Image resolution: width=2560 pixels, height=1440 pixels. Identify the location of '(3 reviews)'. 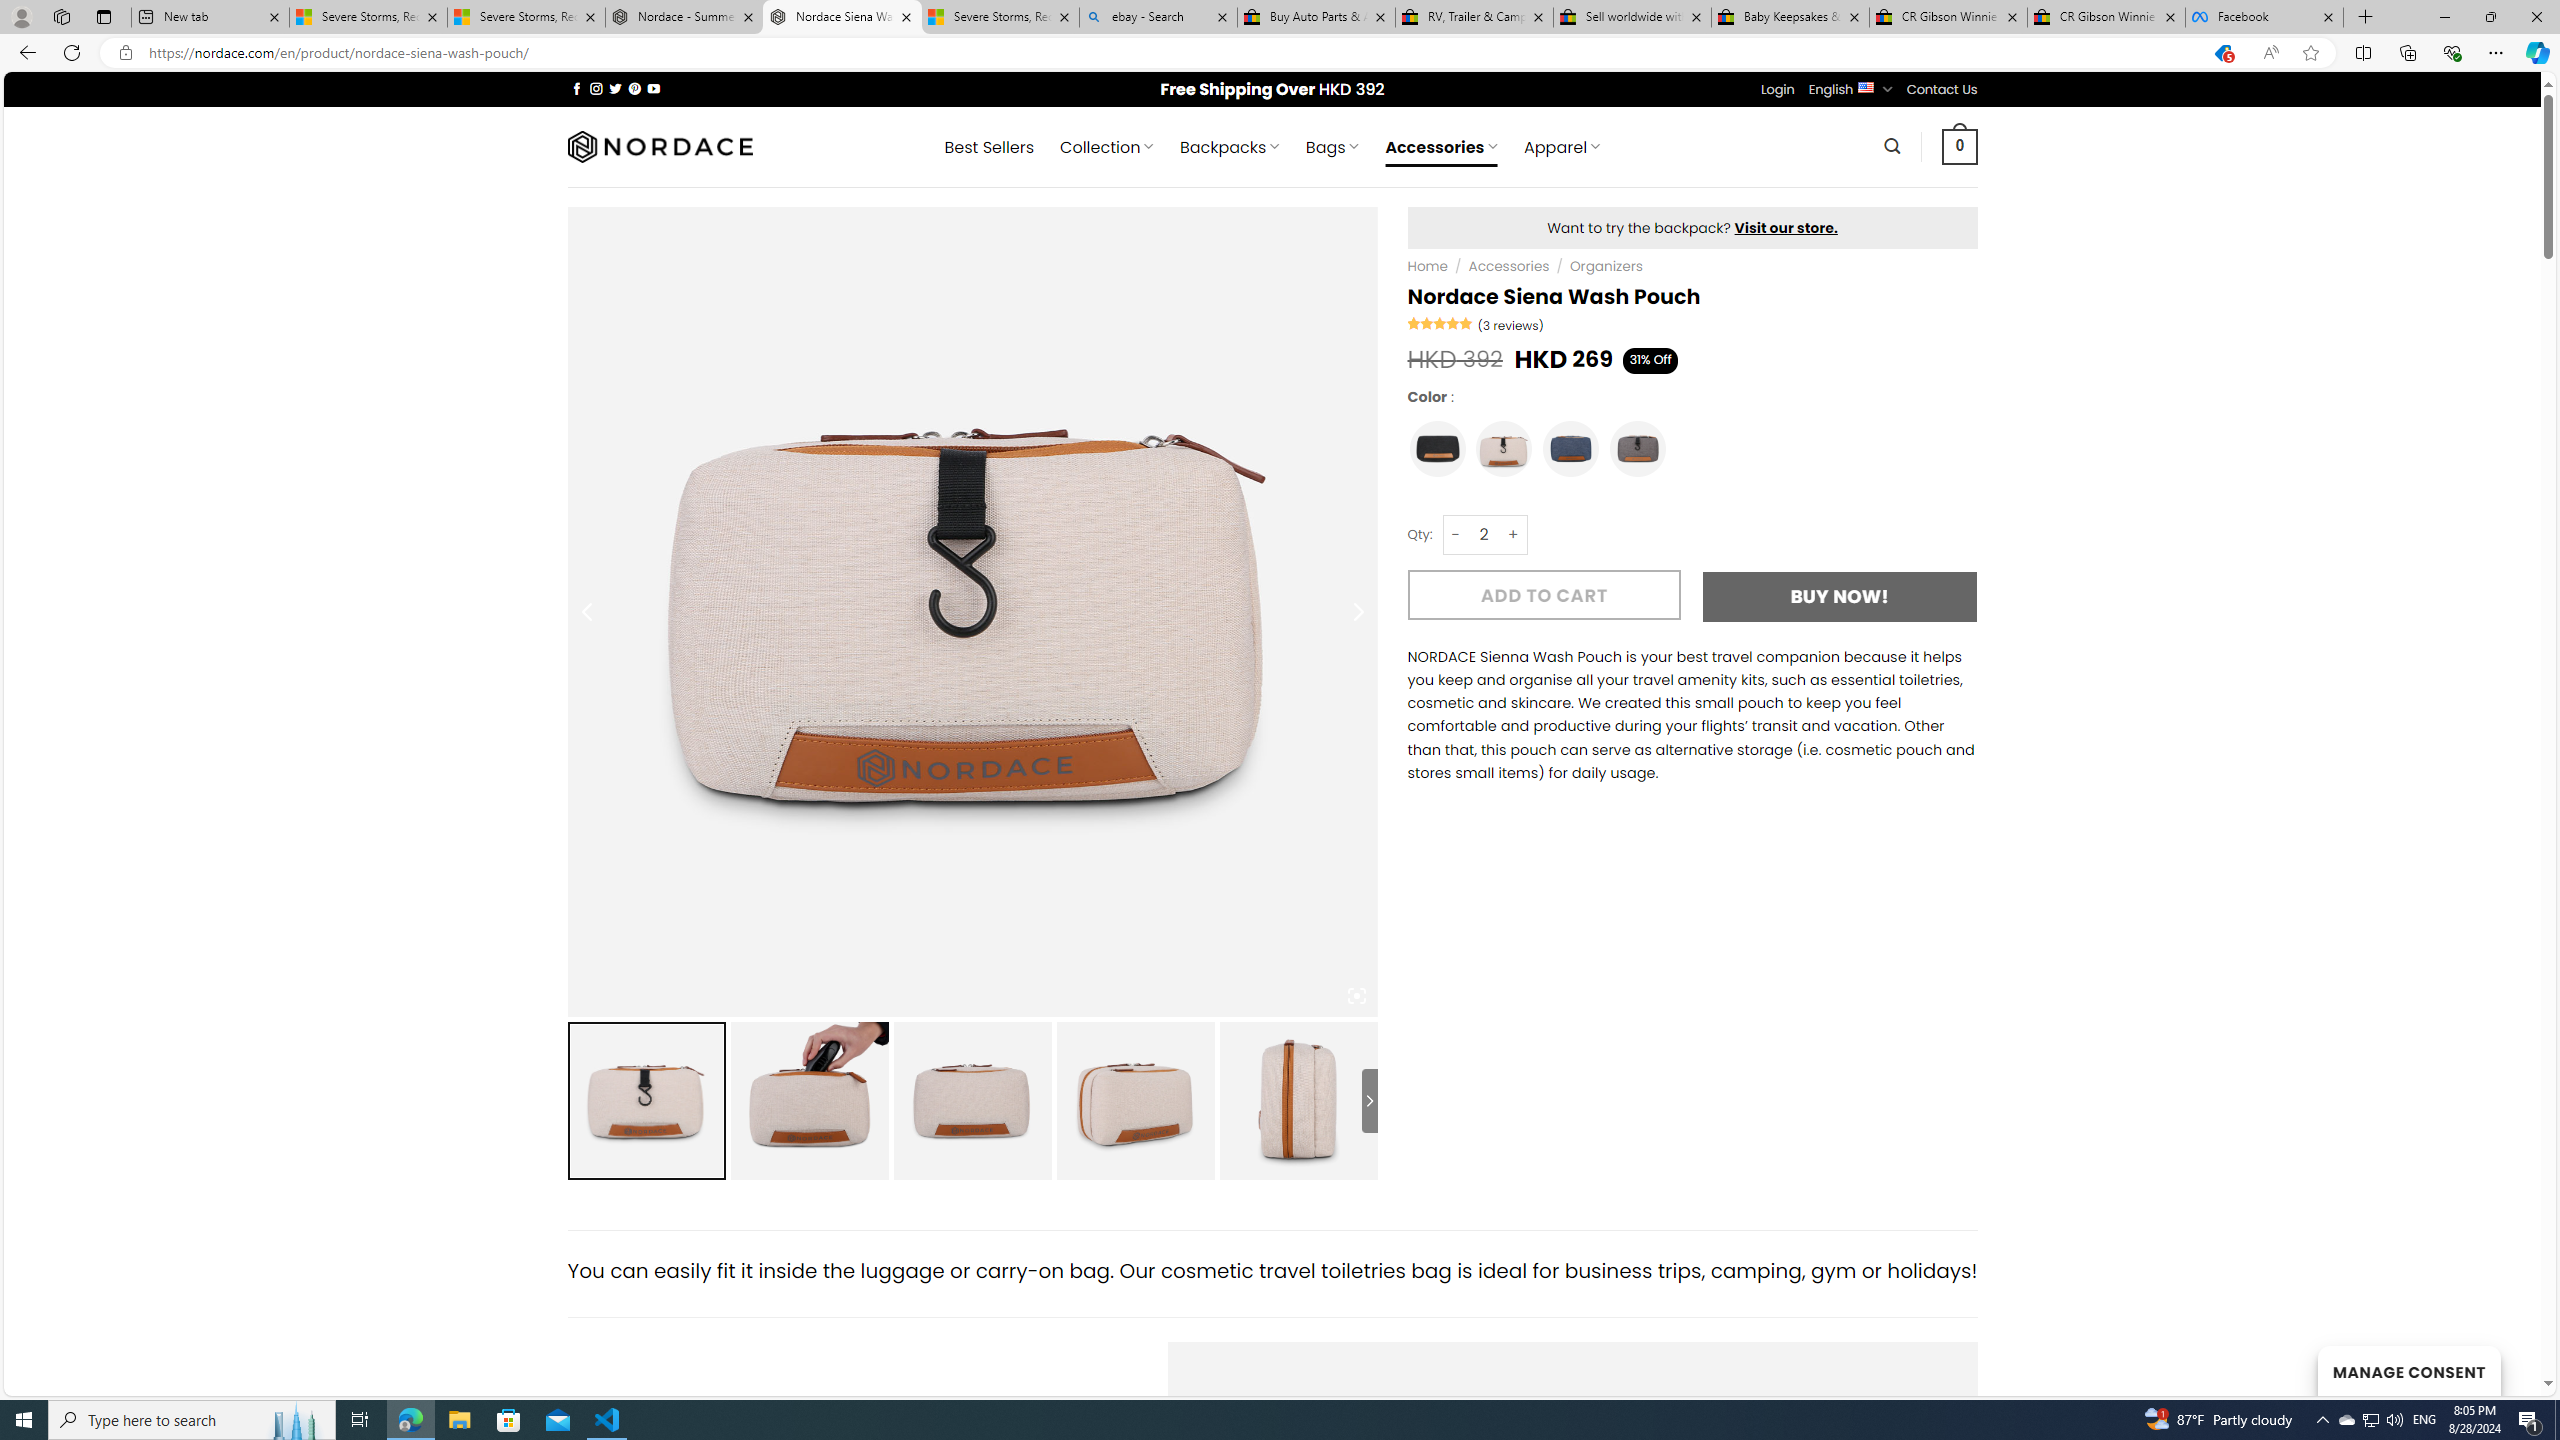
(1509, 325).